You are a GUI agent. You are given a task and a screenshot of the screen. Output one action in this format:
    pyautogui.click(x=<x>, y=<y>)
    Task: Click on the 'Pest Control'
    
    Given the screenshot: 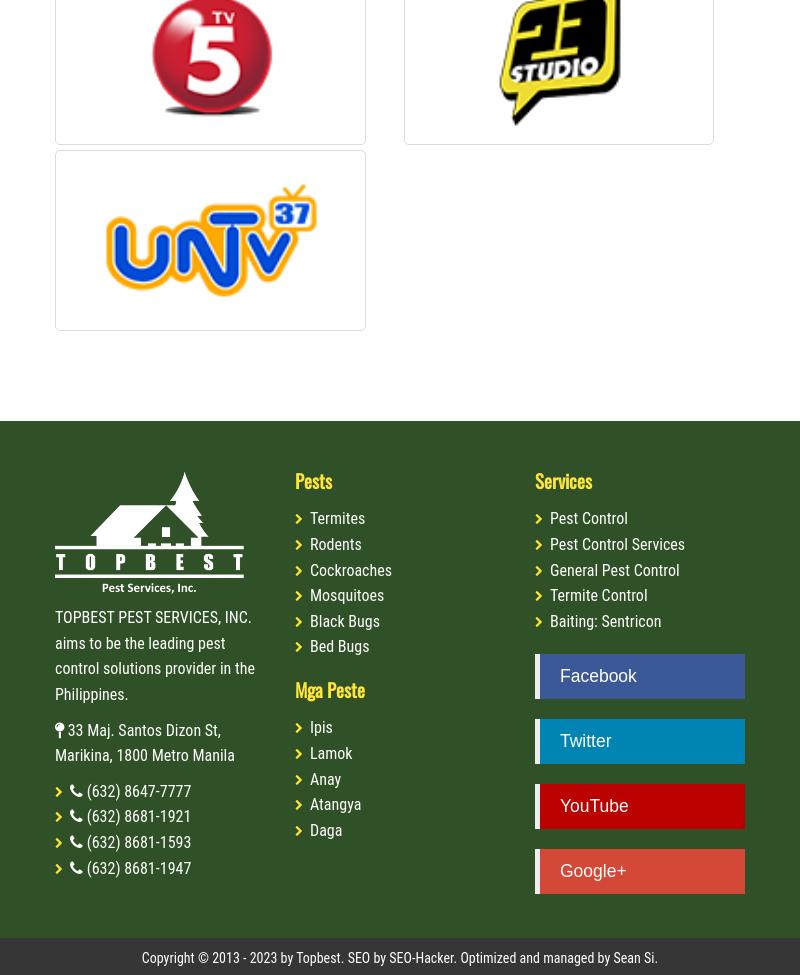 What is the action you would take?
    pyautogui.click(x=587, y=517)
    